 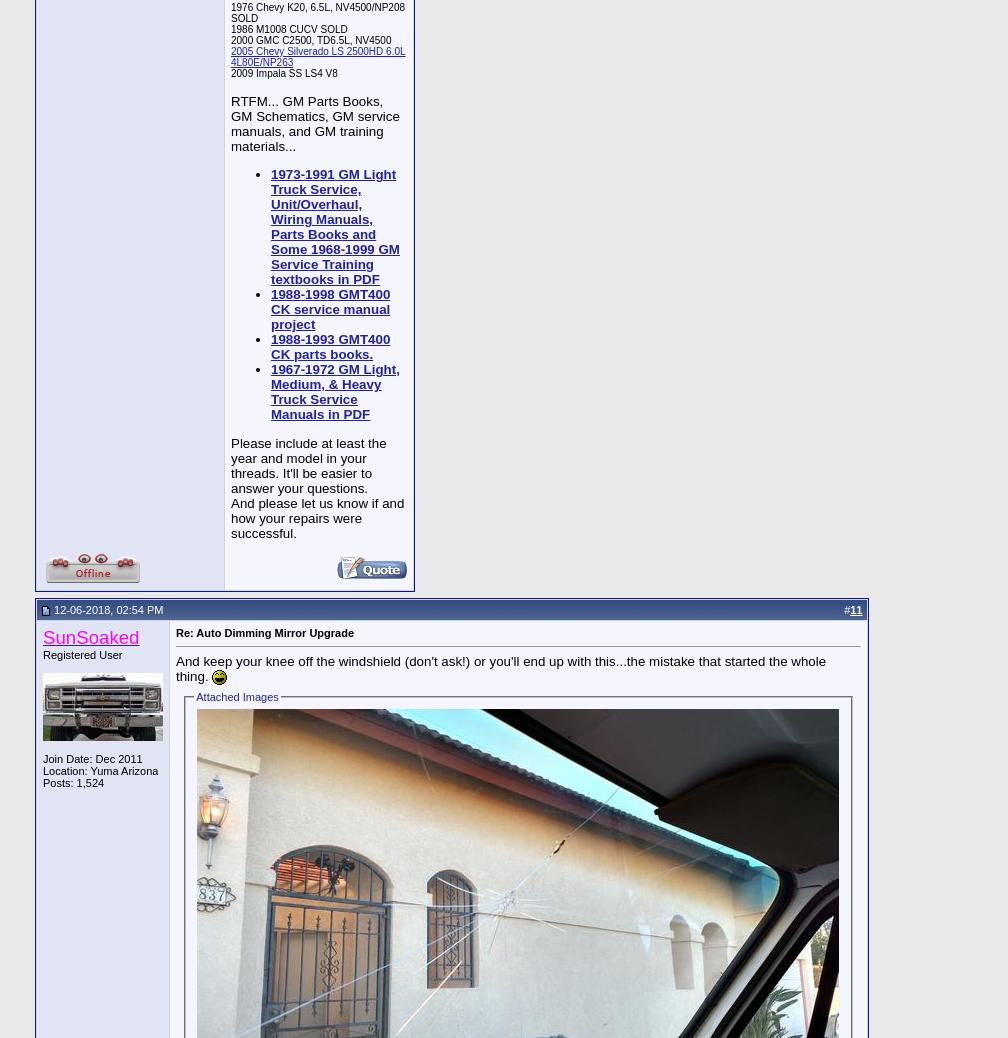 What do you see at coordinates (288, 27) in the screenshot?
I see `'1986 M1008 CUCV SOLD'` at bounding box center [288, 27].